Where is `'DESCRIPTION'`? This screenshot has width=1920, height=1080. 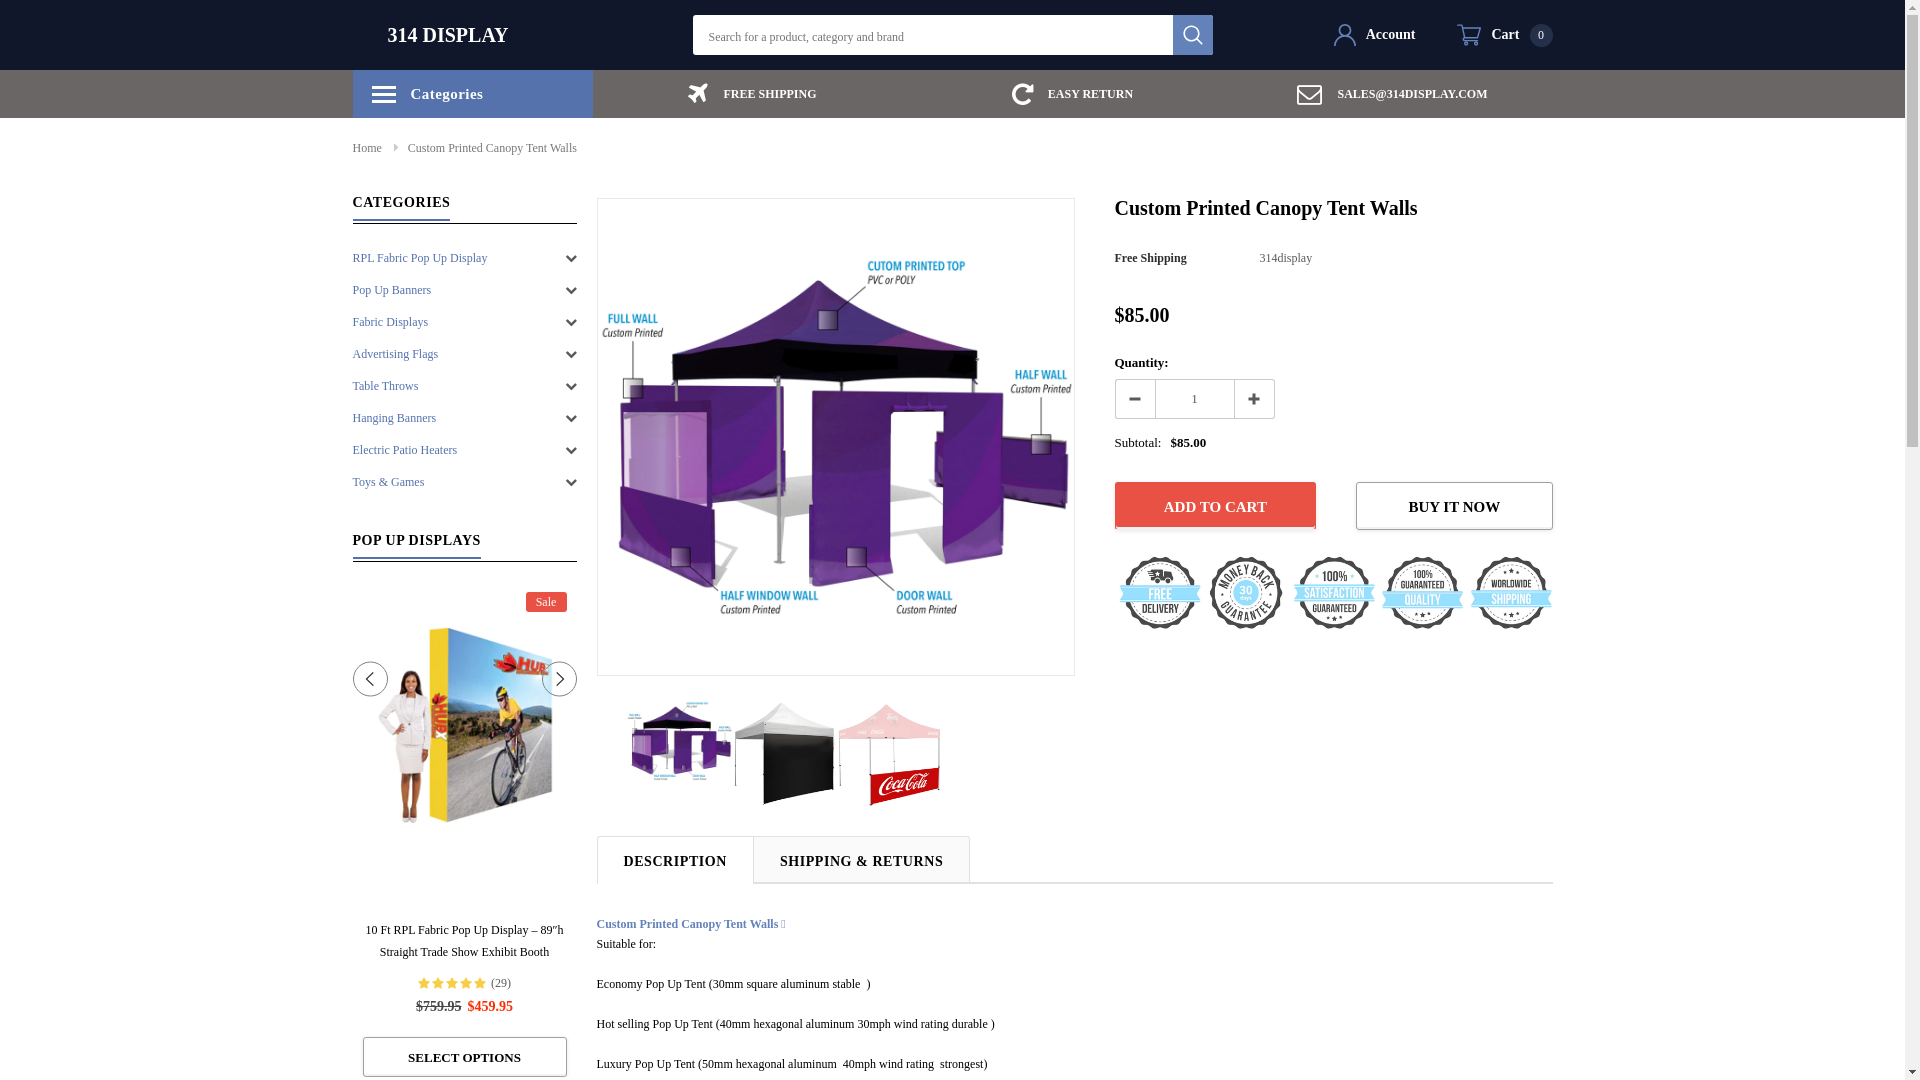
'DESCRIPTION' is located at coordinates (674, 858).